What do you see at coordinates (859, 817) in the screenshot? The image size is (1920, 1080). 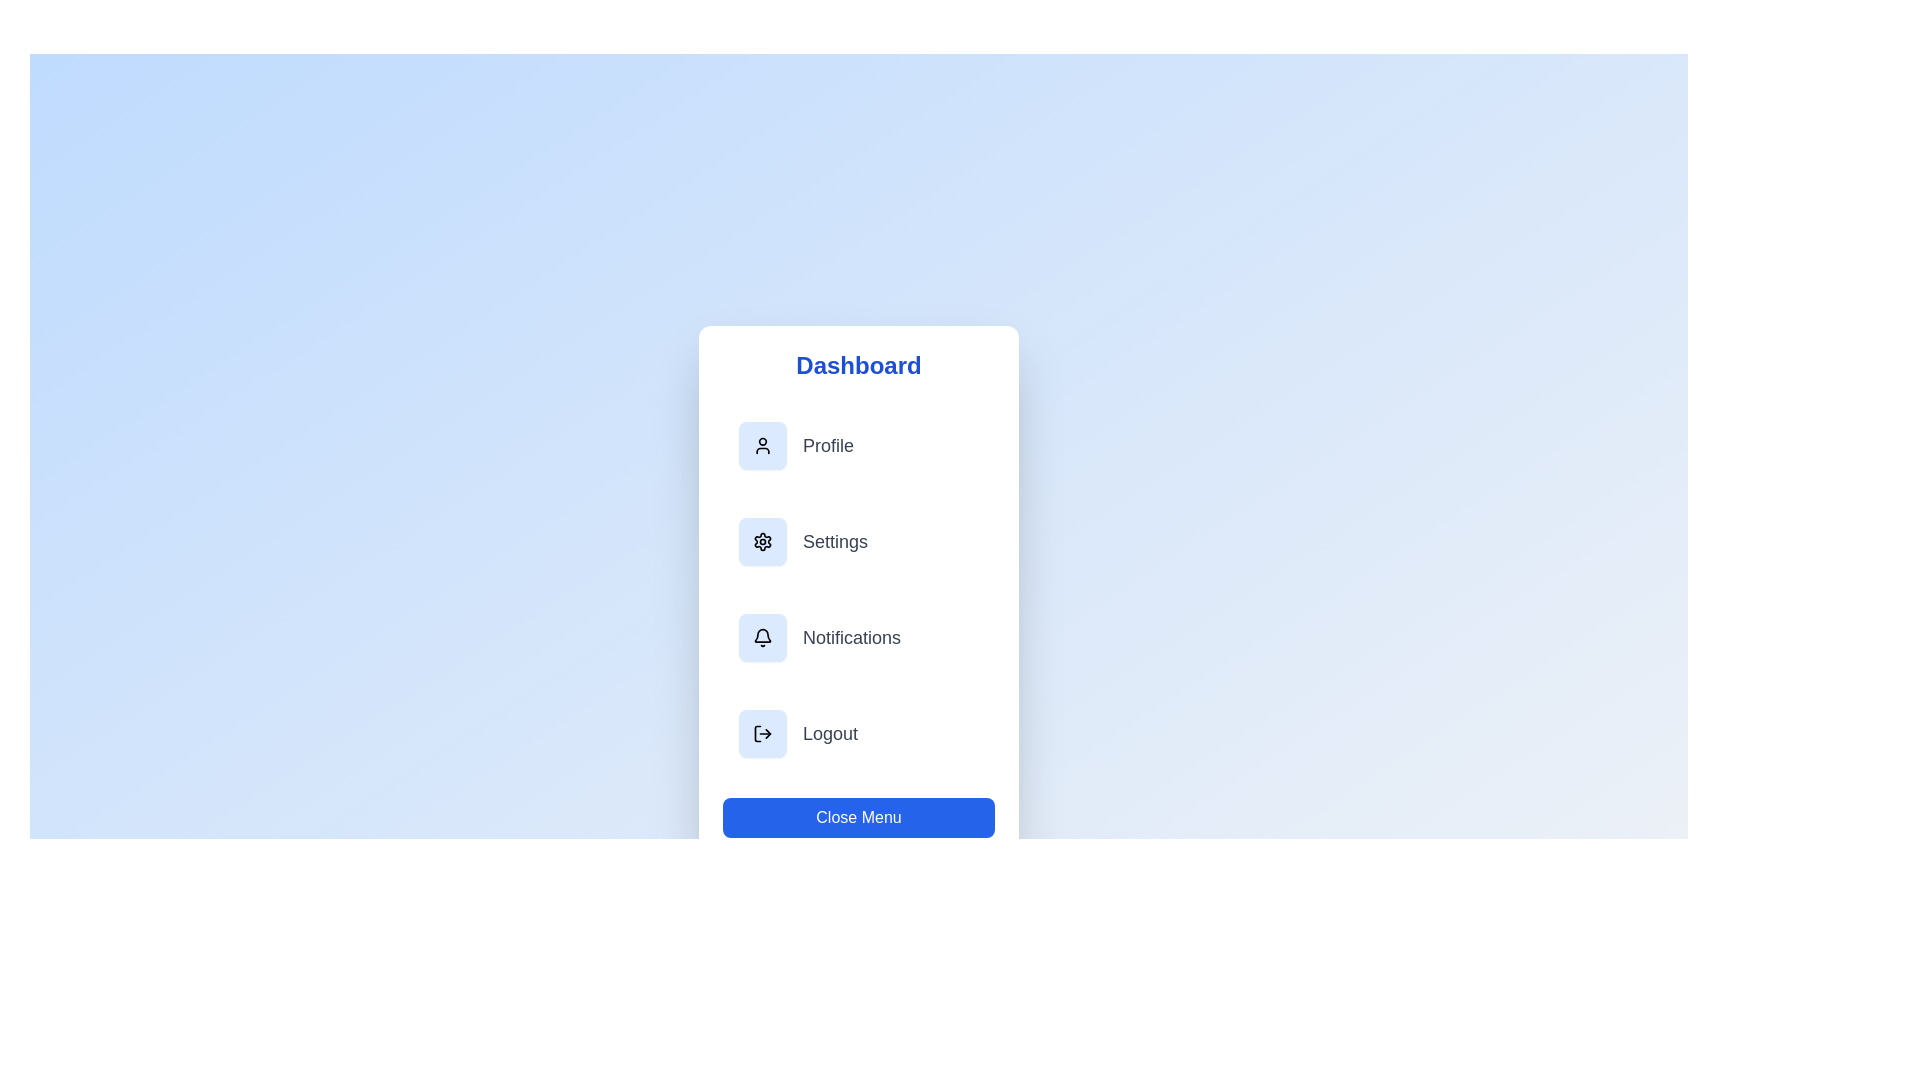 I see `the 'Close Menu' button to close the menu` at bounding box center [859, 817].